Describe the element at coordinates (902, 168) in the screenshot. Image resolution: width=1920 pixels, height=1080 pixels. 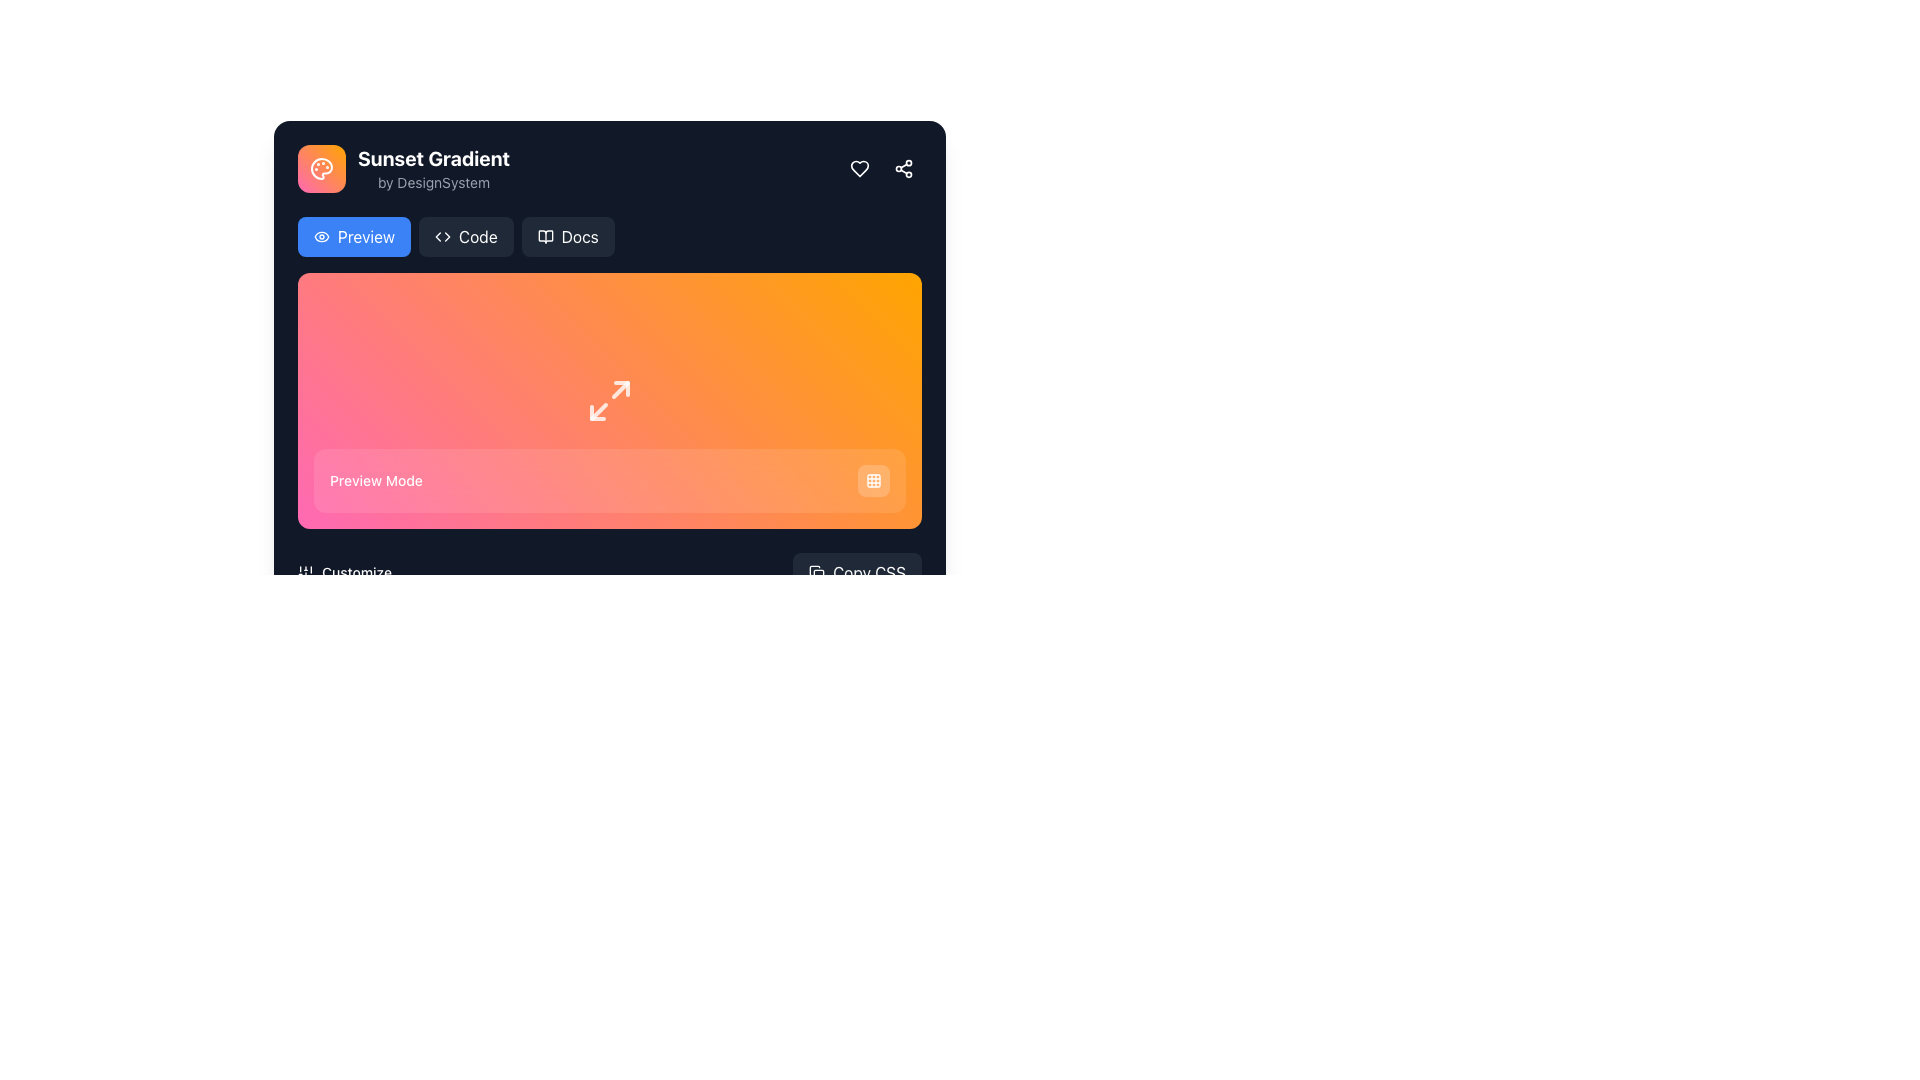
I see `the share button located in the top-right corner of the card interface, positioned to the right of the heart icon` at that location.